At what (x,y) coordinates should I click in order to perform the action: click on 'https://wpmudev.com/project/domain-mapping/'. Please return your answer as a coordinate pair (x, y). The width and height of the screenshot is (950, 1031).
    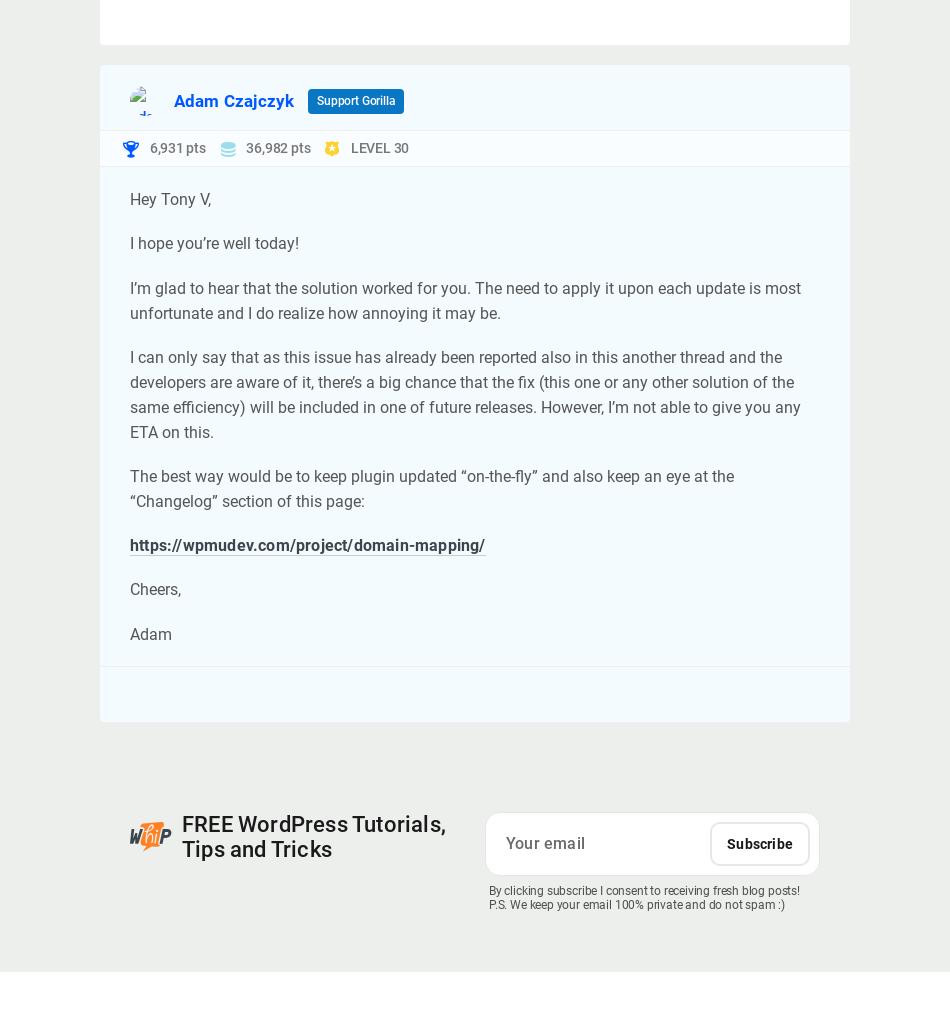
    Looking at the image, I should click on (129, 544).